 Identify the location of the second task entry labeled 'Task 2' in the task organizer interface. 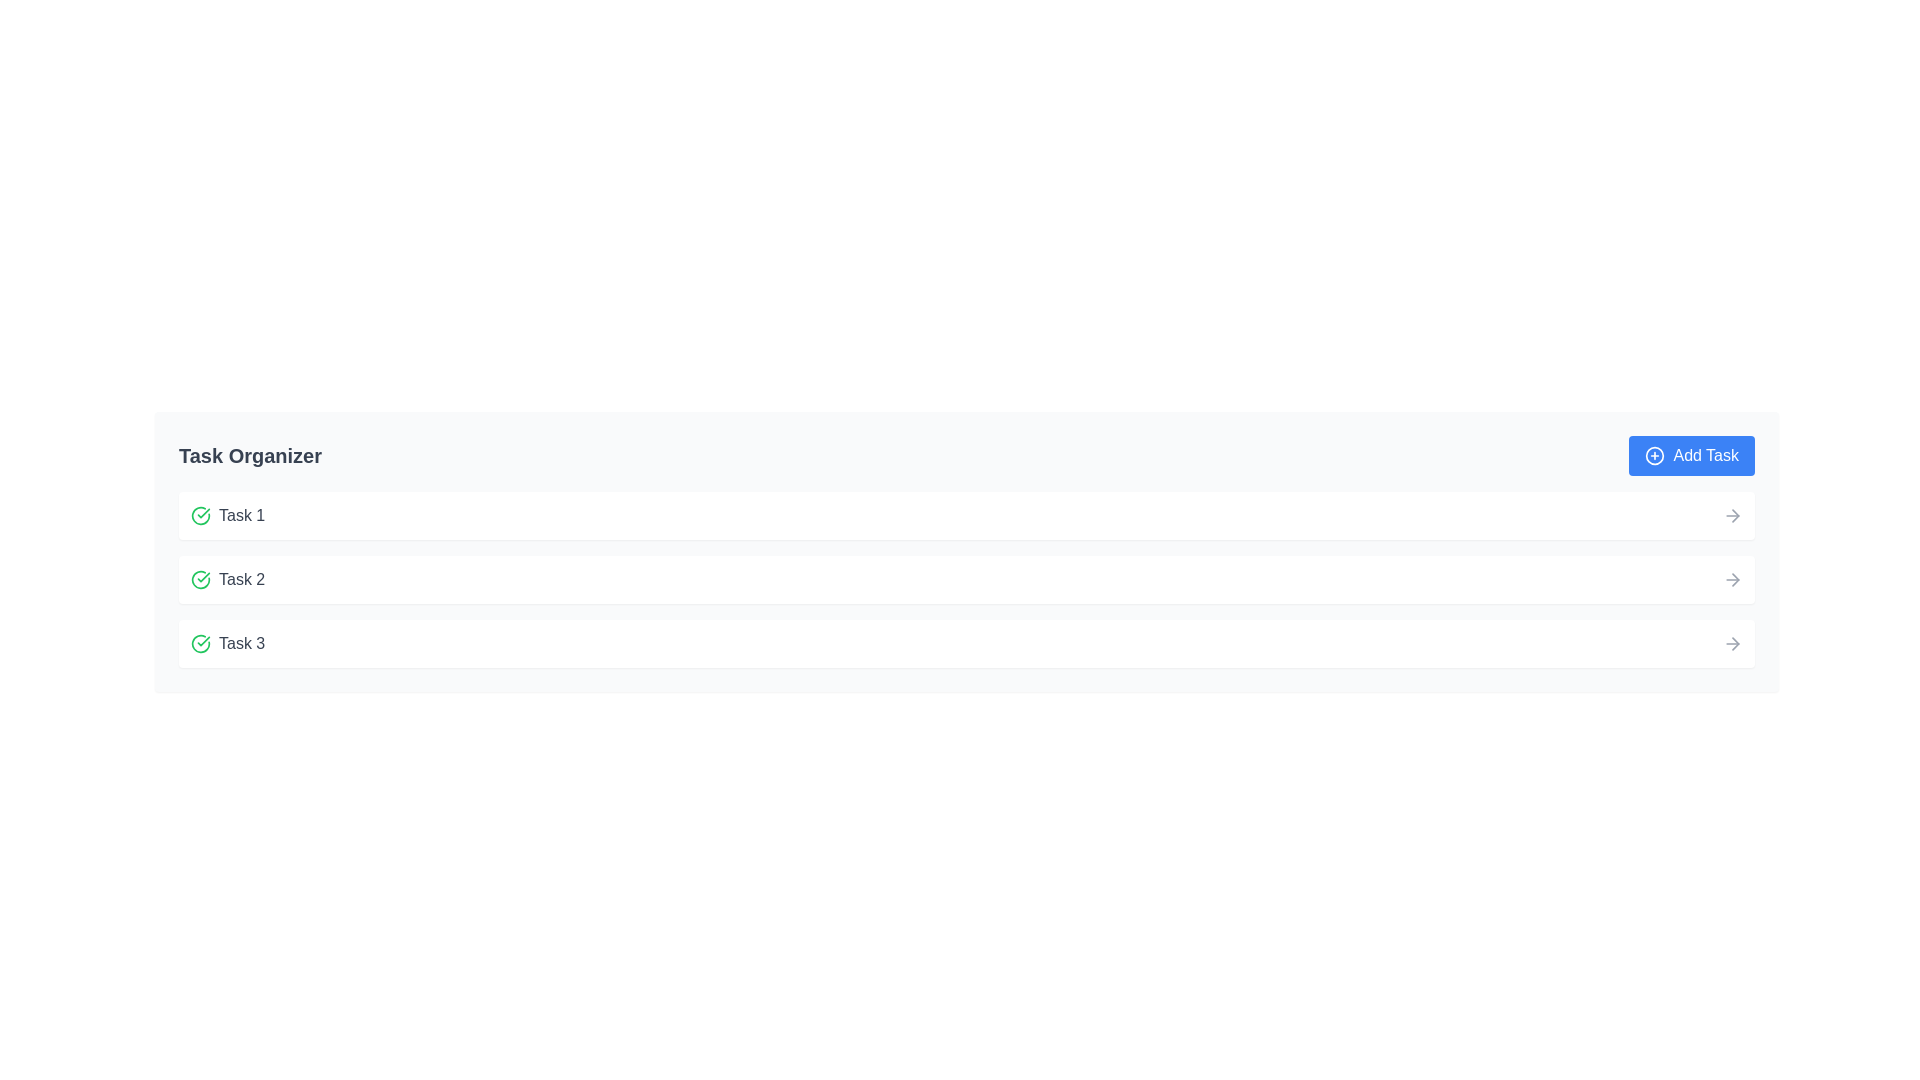
(966, 579).